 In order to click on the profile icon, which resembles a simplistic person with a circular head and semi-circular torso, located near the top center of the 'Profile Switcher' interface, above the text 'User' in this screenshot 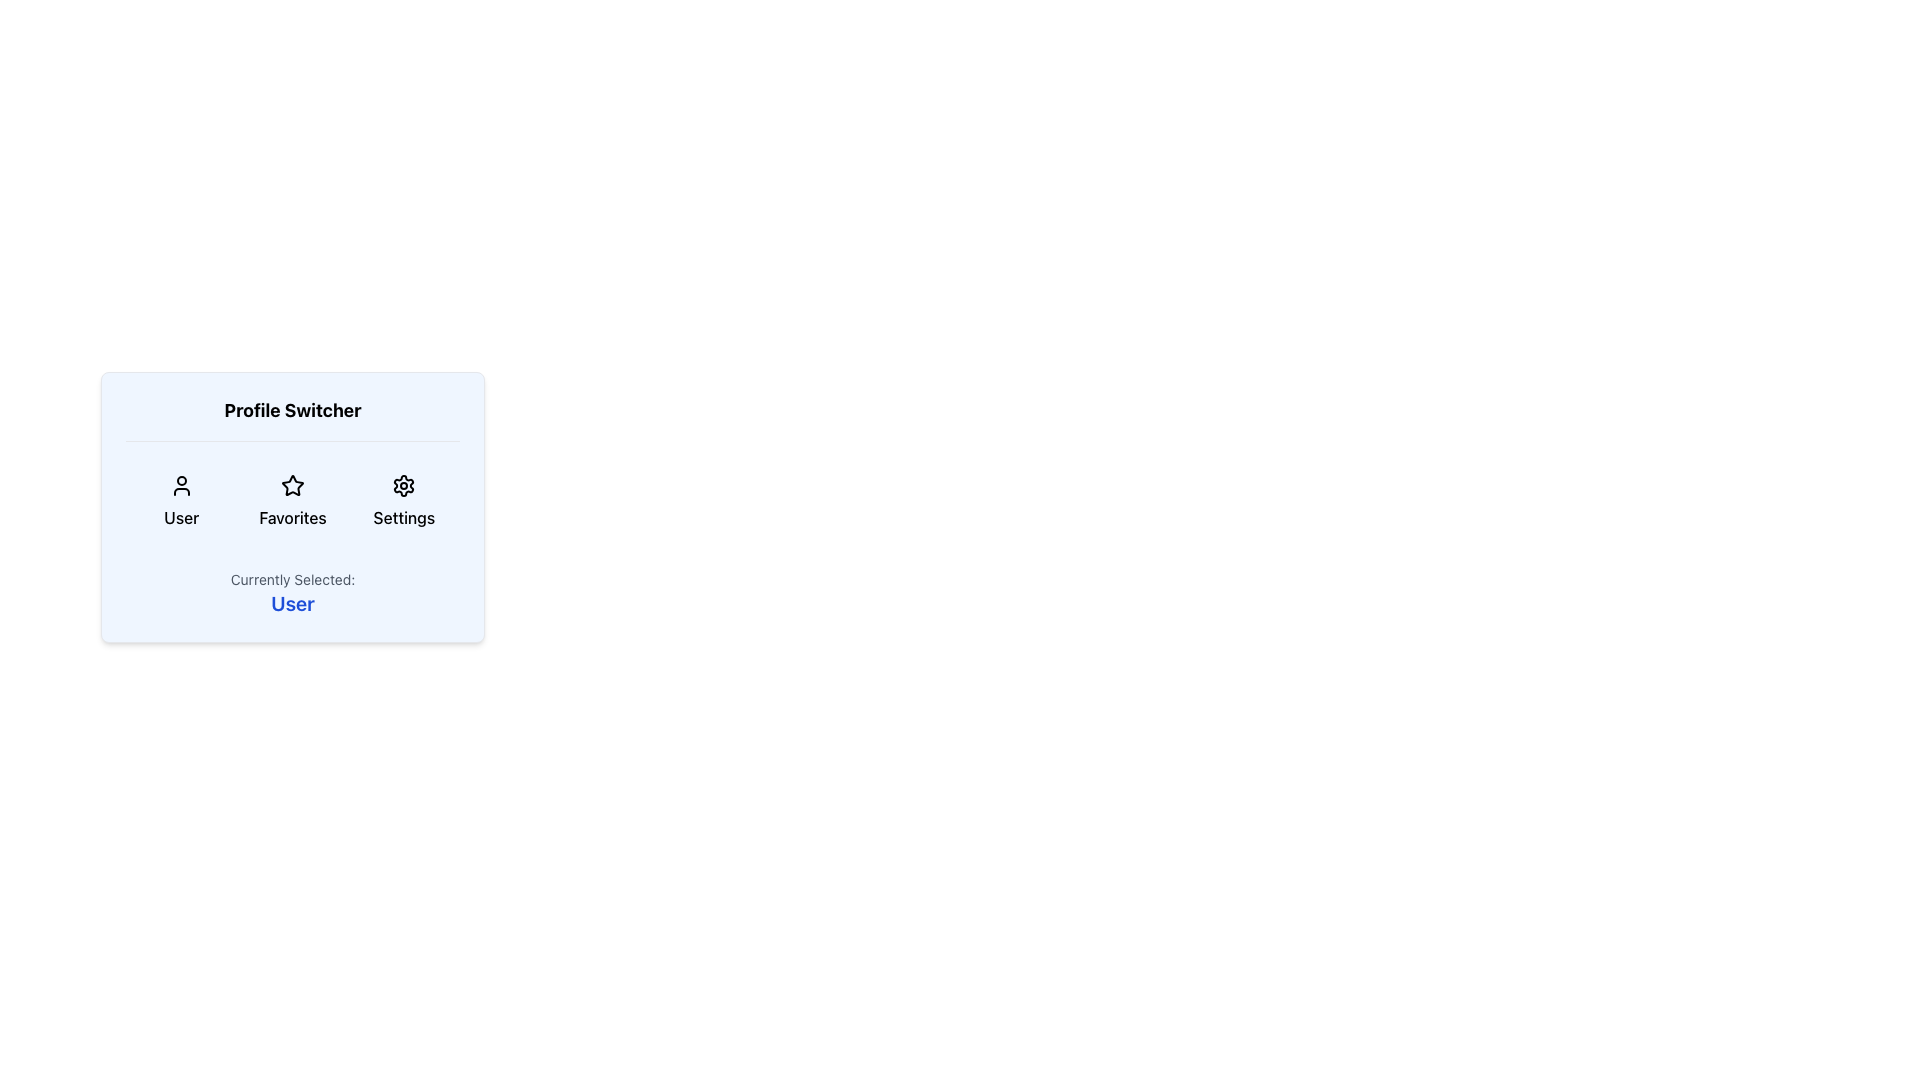, I will do `click(181, 486)`.